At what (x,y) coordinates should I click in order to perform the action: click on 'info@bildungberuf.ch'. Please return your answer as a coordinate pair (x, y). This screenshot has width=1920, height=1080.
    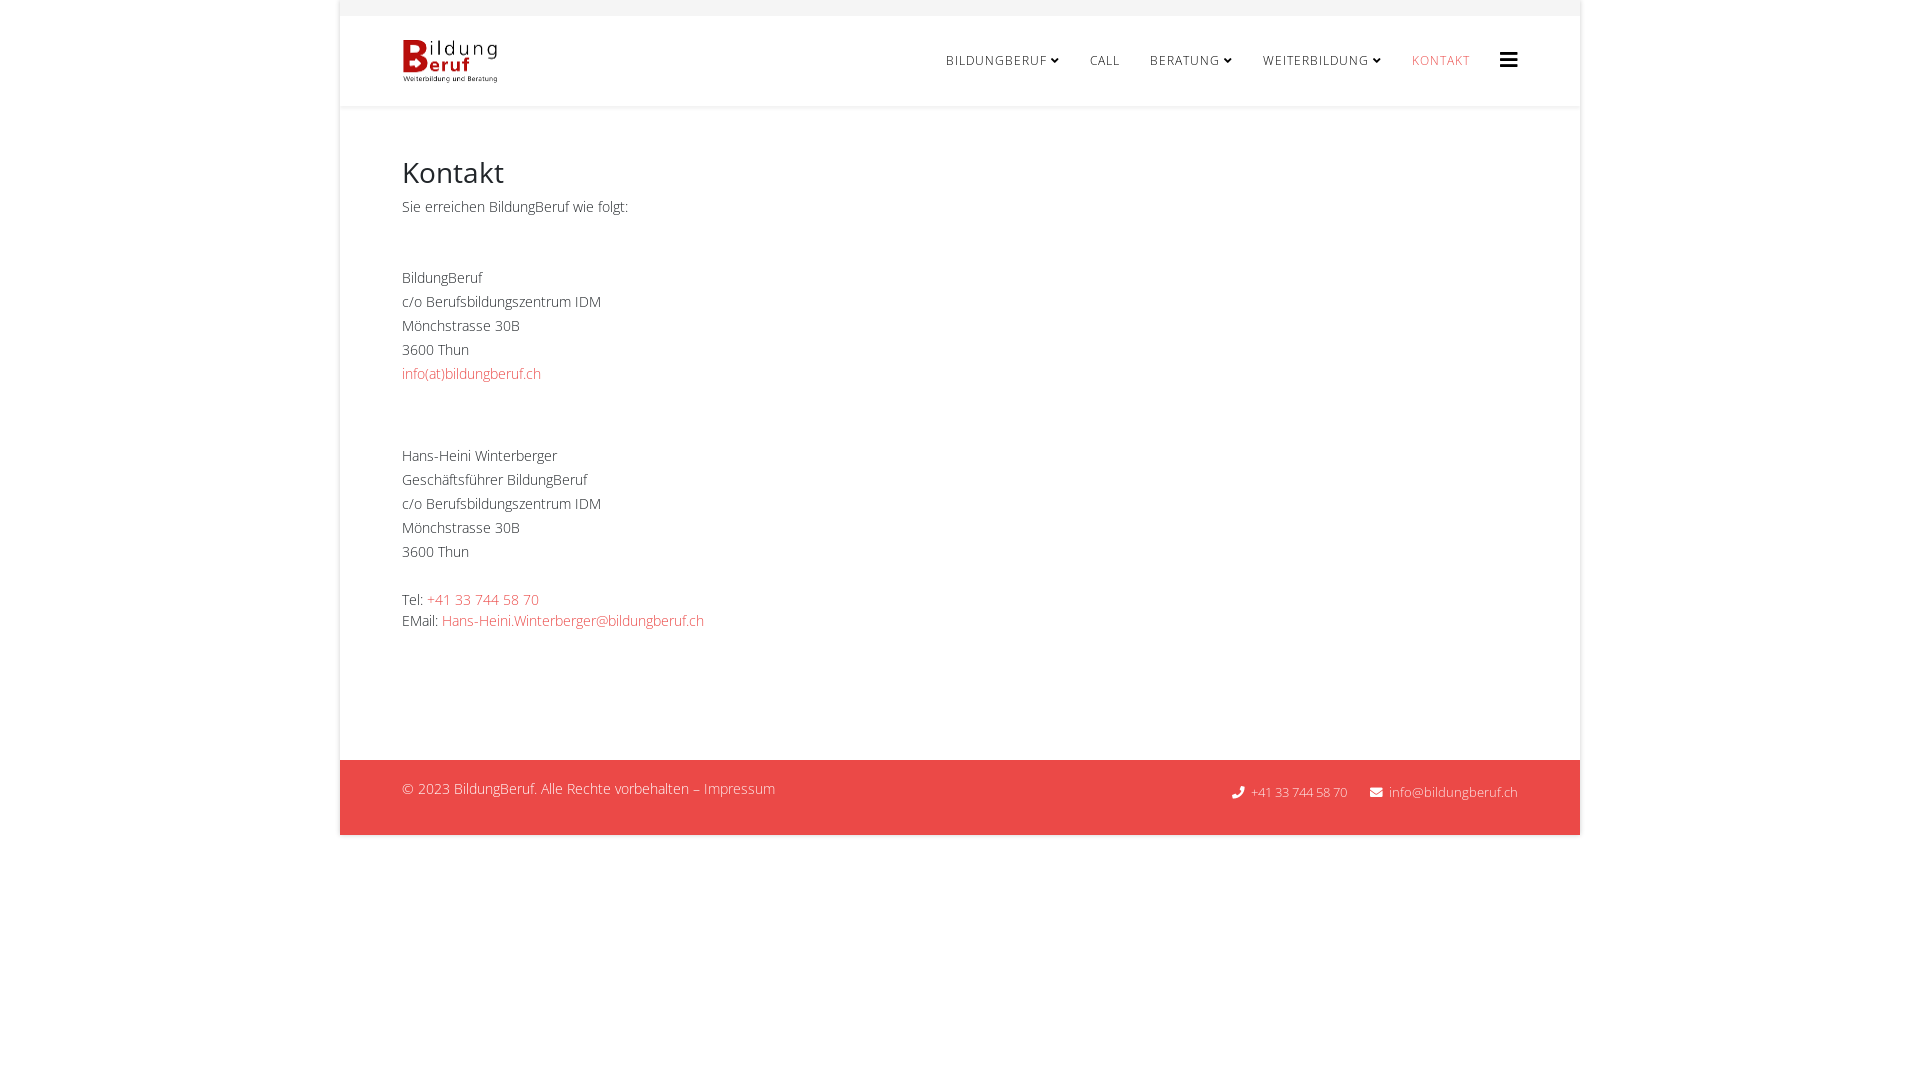
    Looking at the image, I should click on (1453, 791).